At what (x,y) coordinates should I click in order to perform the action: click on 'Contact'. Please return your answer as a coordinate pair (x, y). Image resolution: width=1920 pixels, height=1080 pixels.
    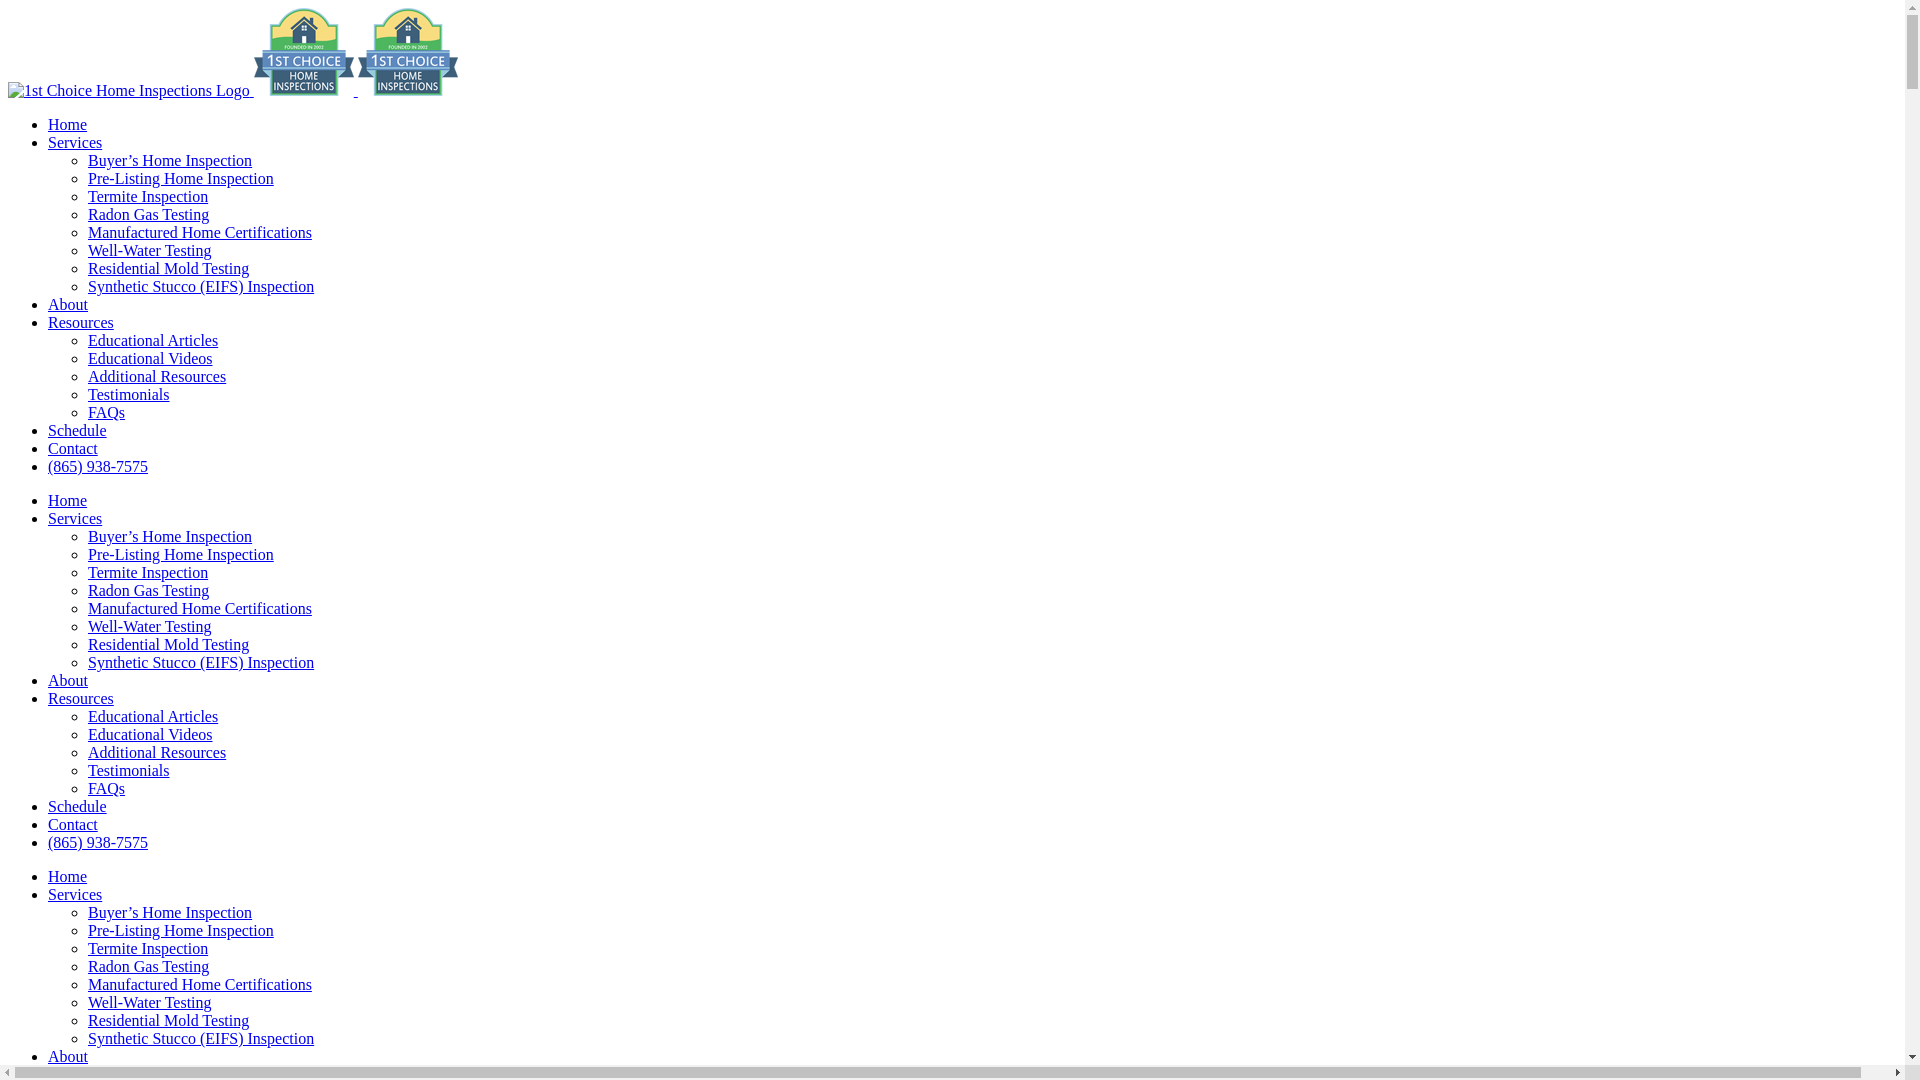
    Looking at the image, I should click on (48, 824).